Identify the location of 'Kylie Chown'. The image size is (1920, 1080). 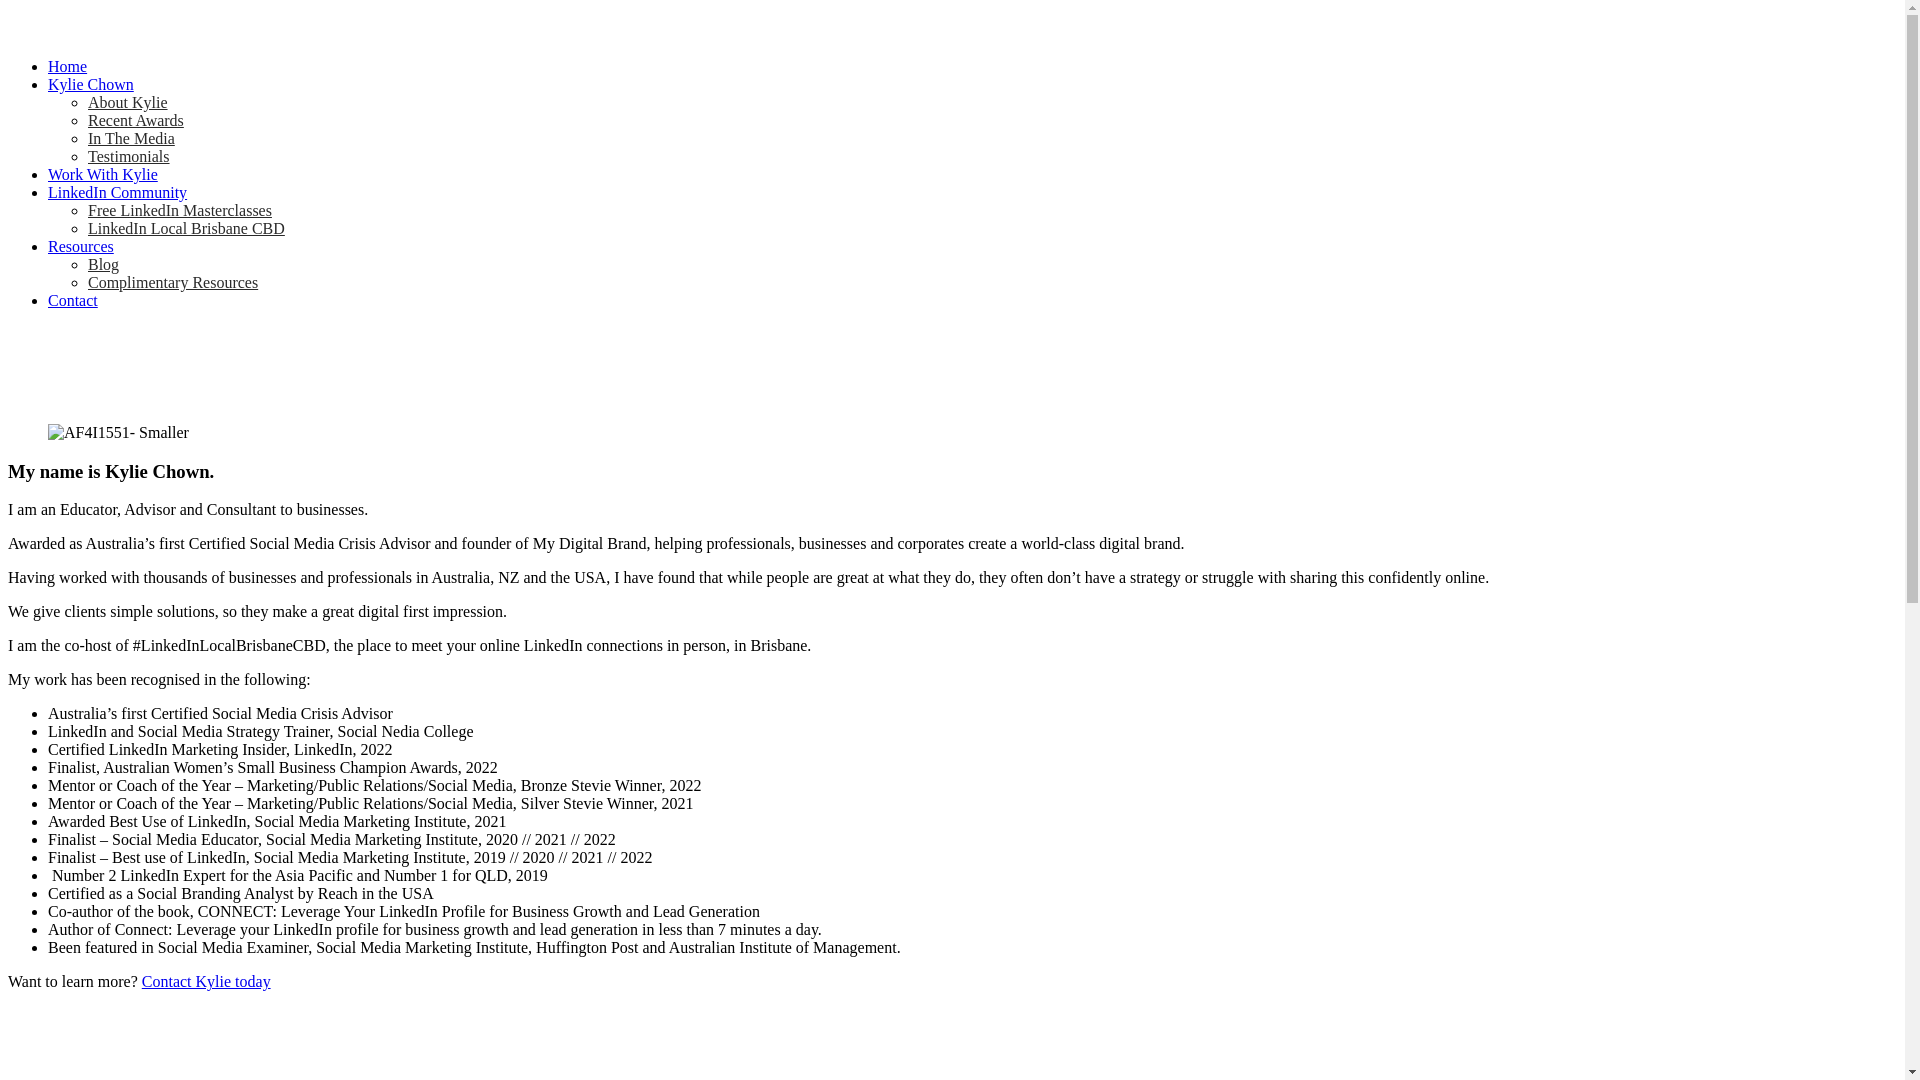
(90, 83).